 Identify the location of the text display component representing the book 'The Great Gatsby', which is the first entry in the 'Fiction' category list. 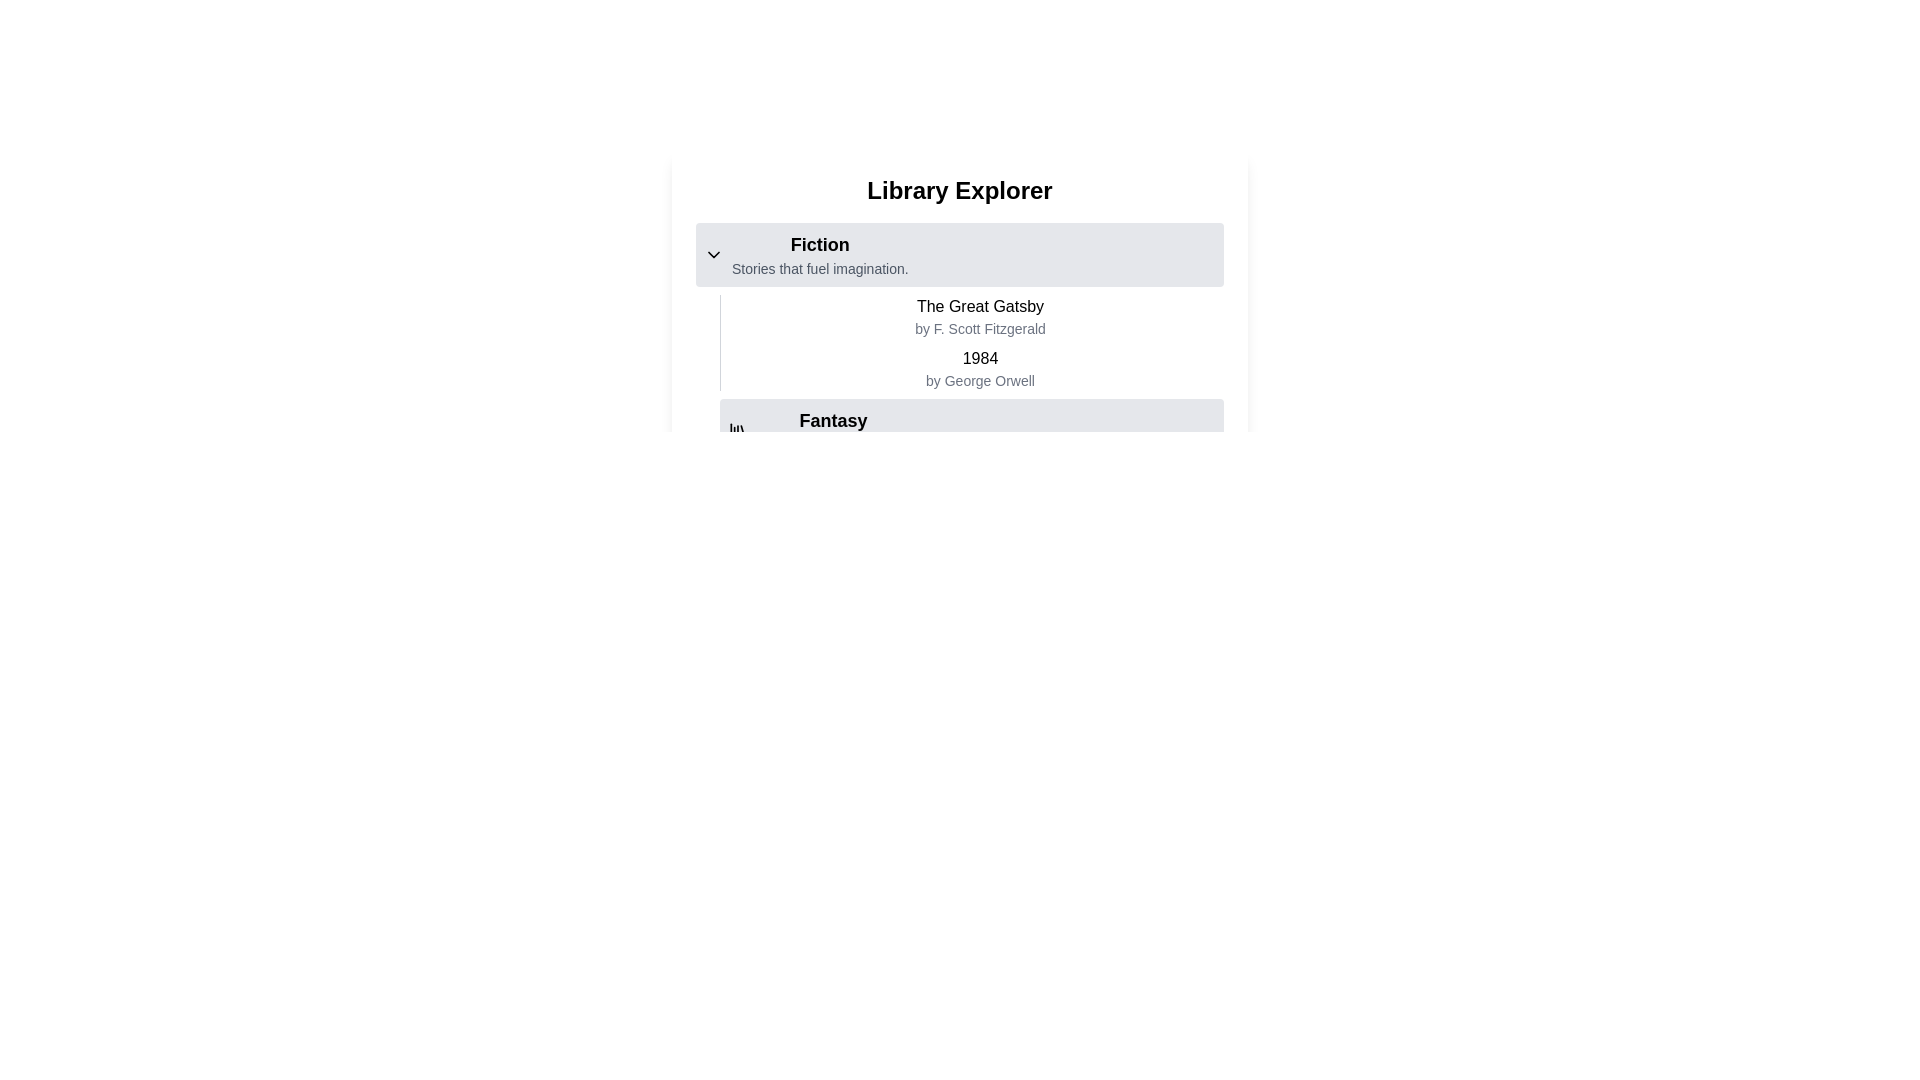
(980, 315).